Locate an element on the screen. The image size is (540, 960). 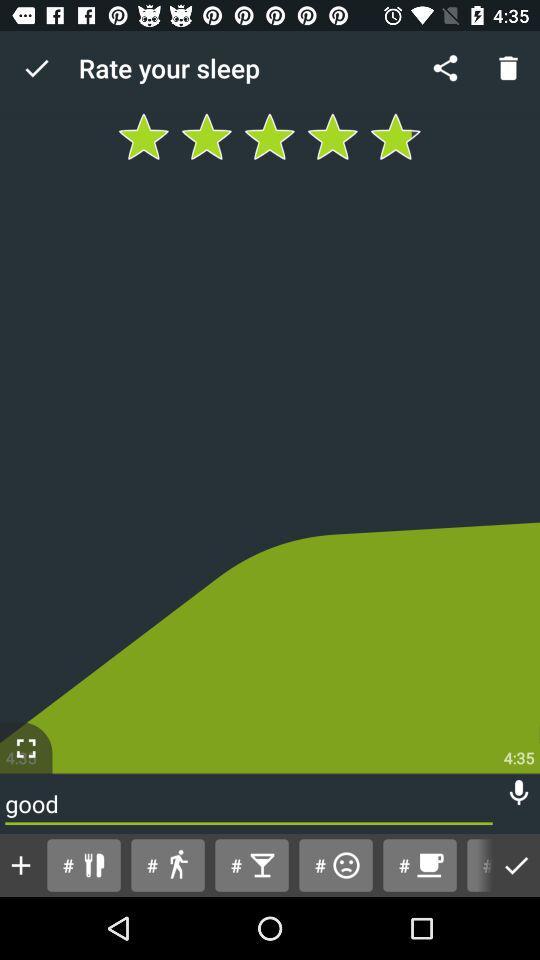
button next to # item is located at coordinates (419, 864).